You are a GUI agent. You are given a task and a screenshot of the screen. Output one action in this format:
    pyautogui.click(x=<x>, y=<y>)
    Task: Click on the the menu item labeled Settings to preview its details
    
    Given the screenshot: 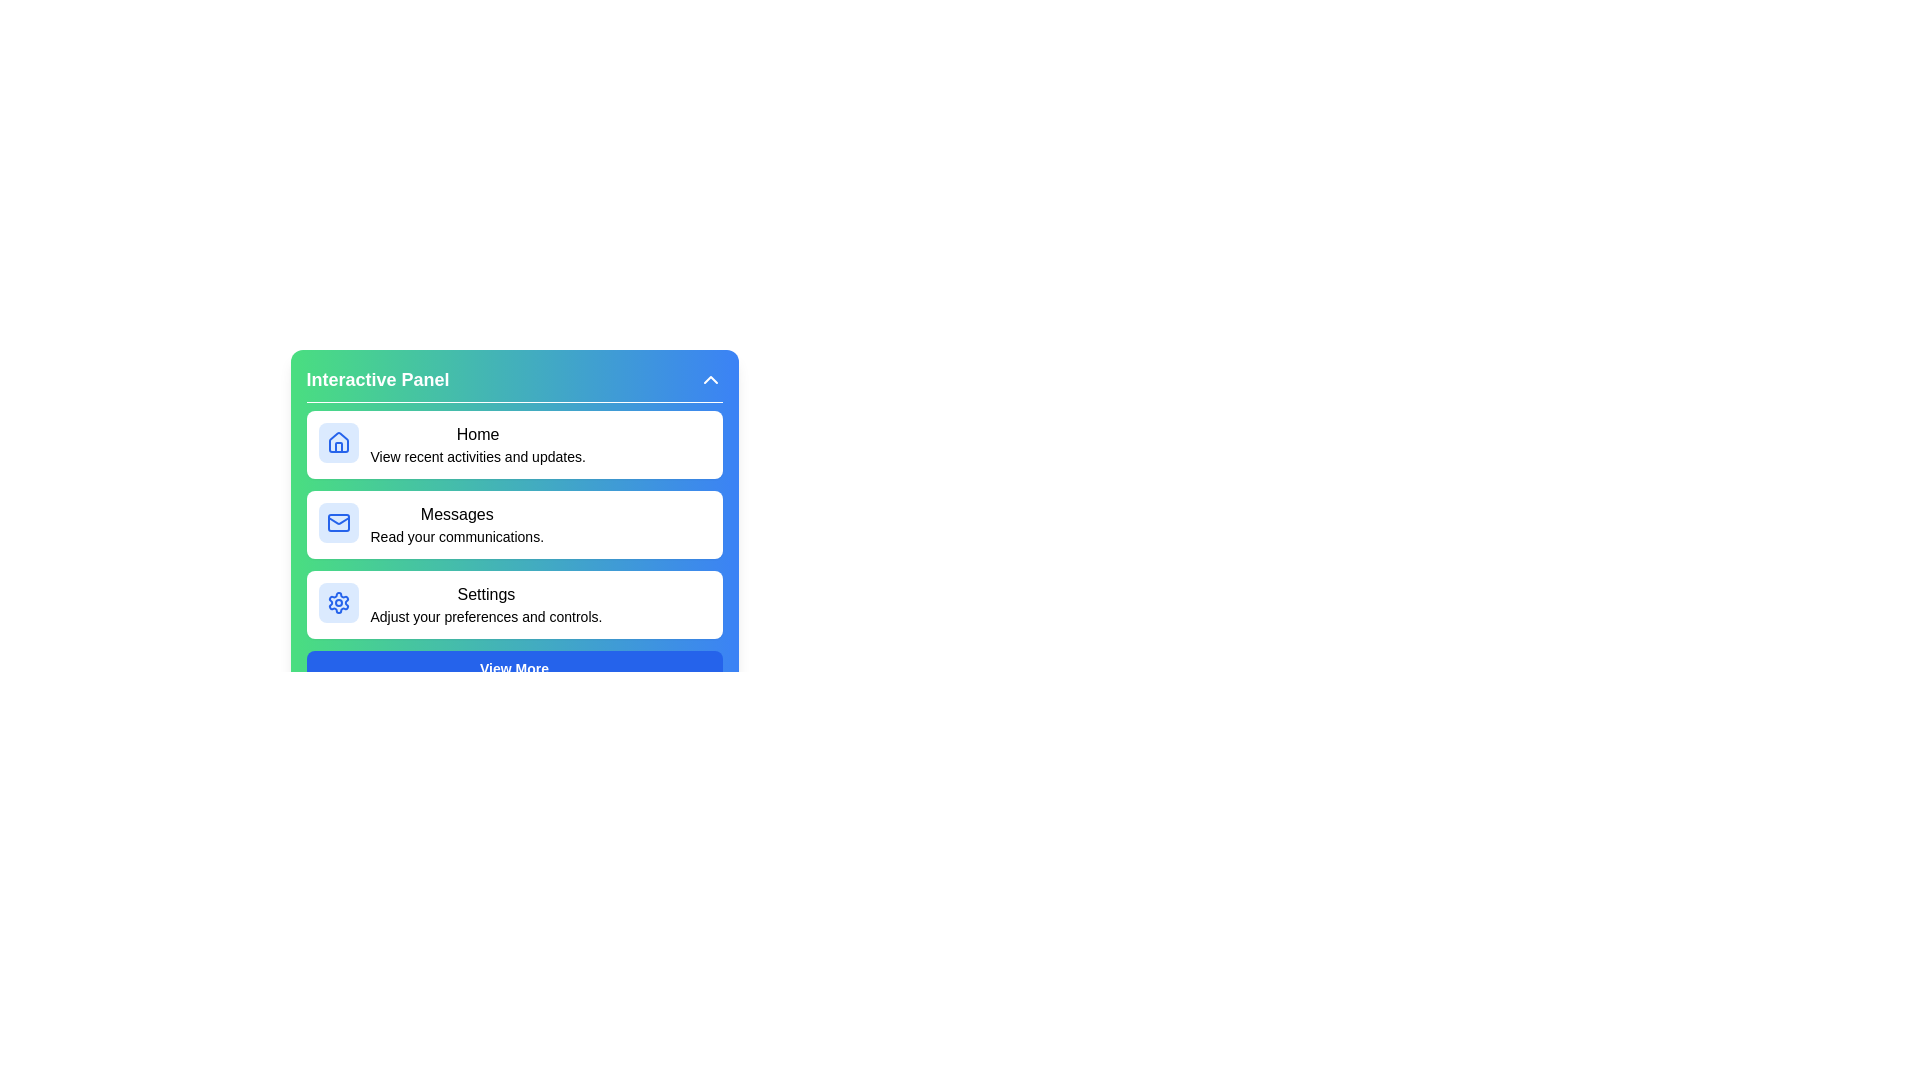 What is the action you would take?
    pyautogui.click(x=514, y=604)
    